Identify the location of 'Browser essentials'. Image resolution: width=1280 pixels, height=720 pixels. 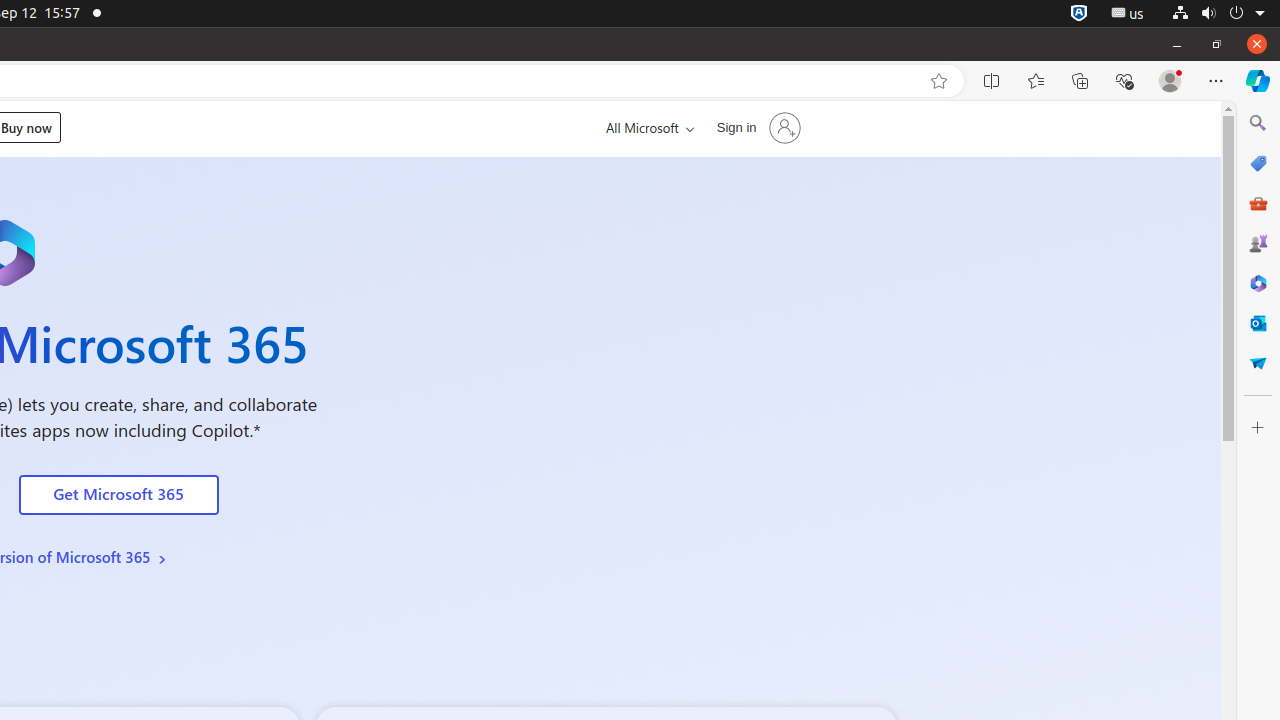
(1123, 80).